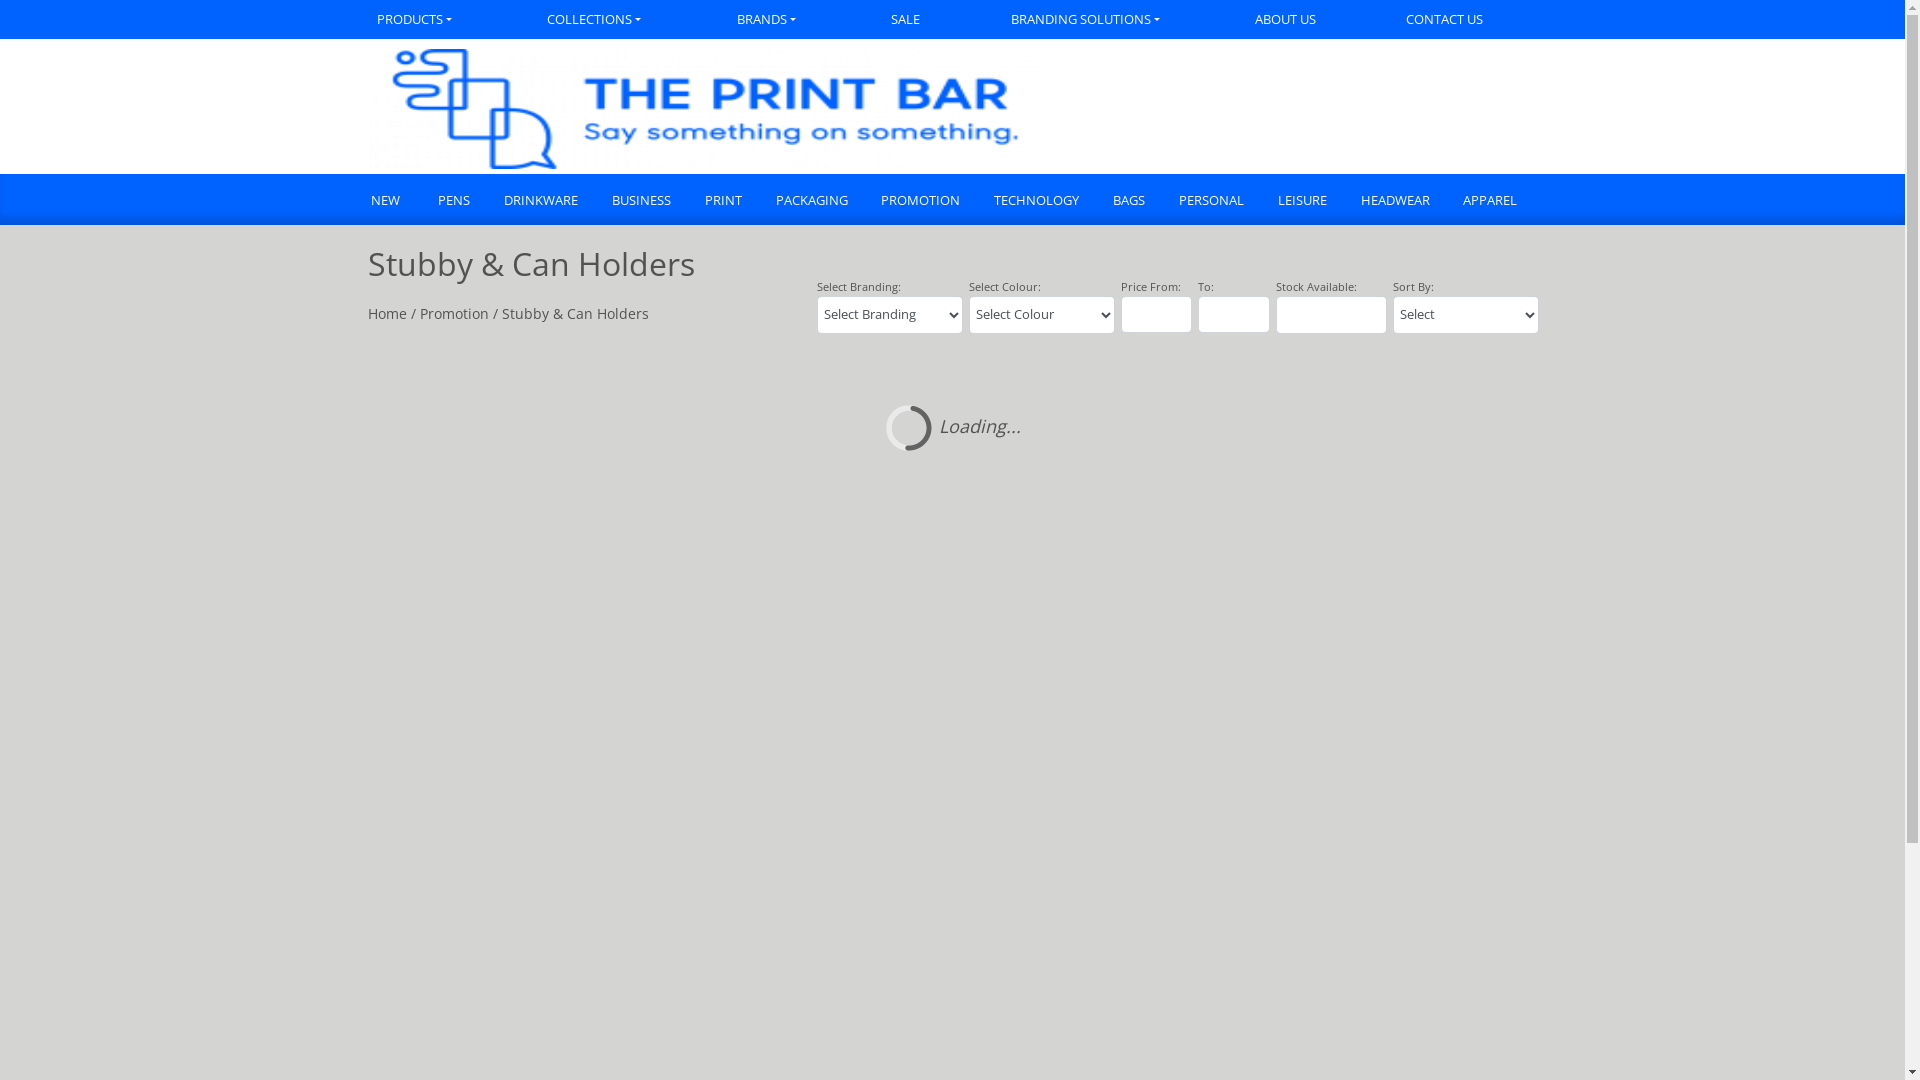  What do you see at coordinates (539, 201) in the screenshot?
I see `'DRINKWARE'` at bounding box center [539, 201].